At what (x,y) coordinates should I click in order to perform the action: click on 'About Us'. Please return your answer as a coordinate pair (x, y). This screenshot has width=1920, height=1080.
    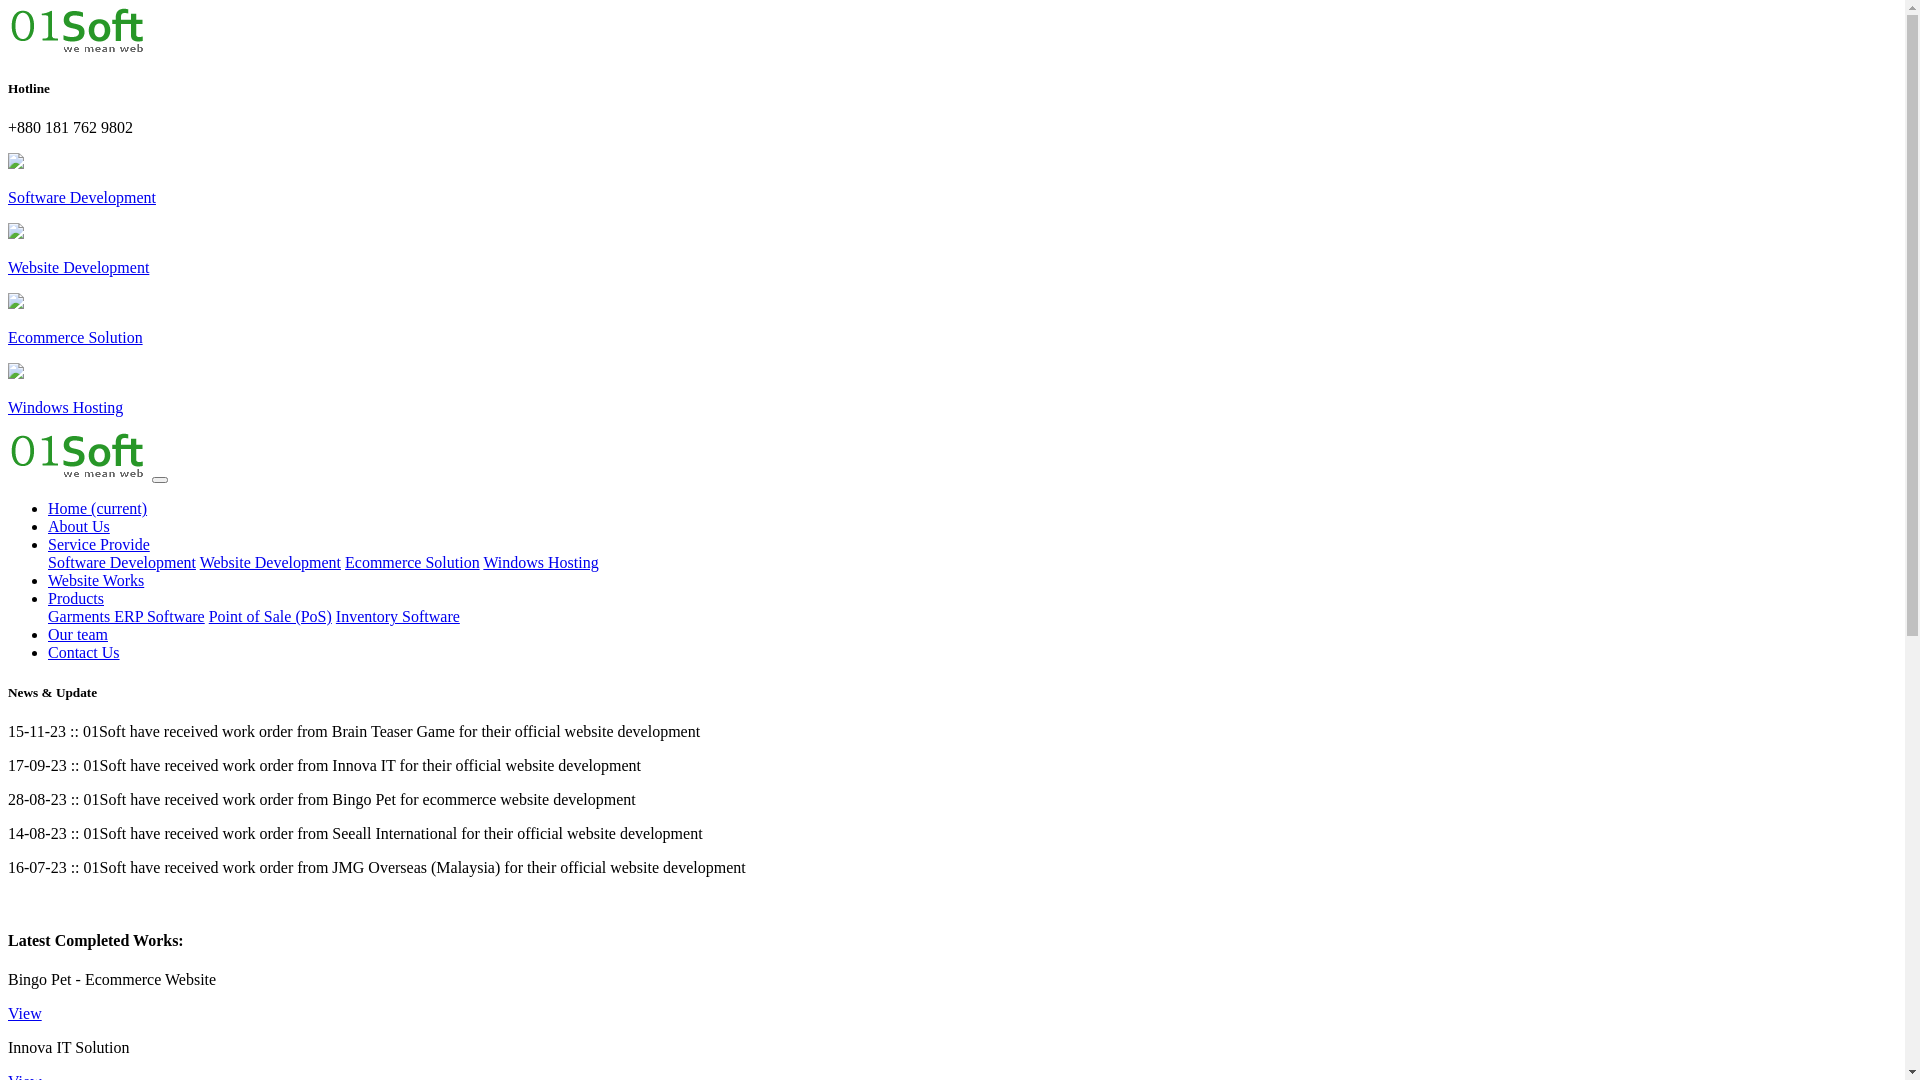
    Looking at the image, I should click on (78, 525).